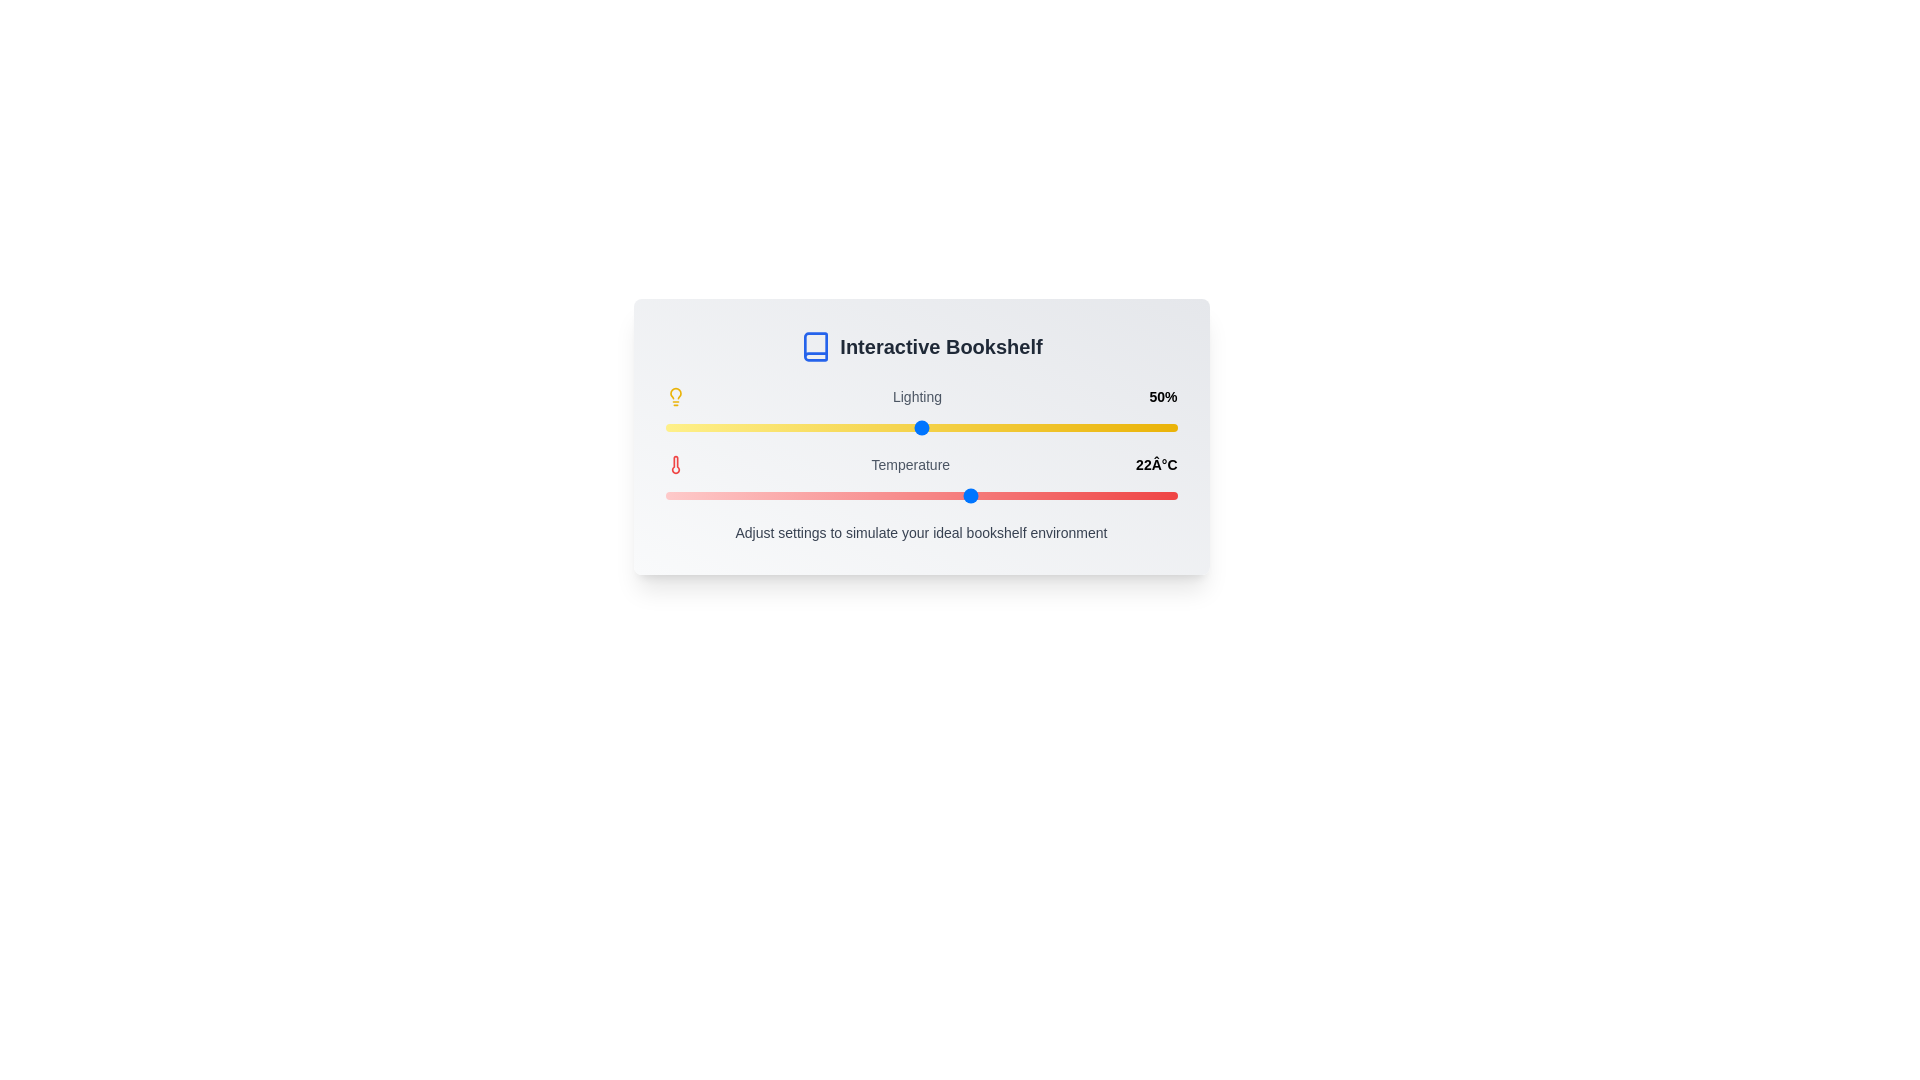 The height and width of the screenshot is (1080, 1920). What do you see at coordinates (691, 495) in the screenshot?
I see `the temperature slider to 11°C` at bounding box center [691, 495].